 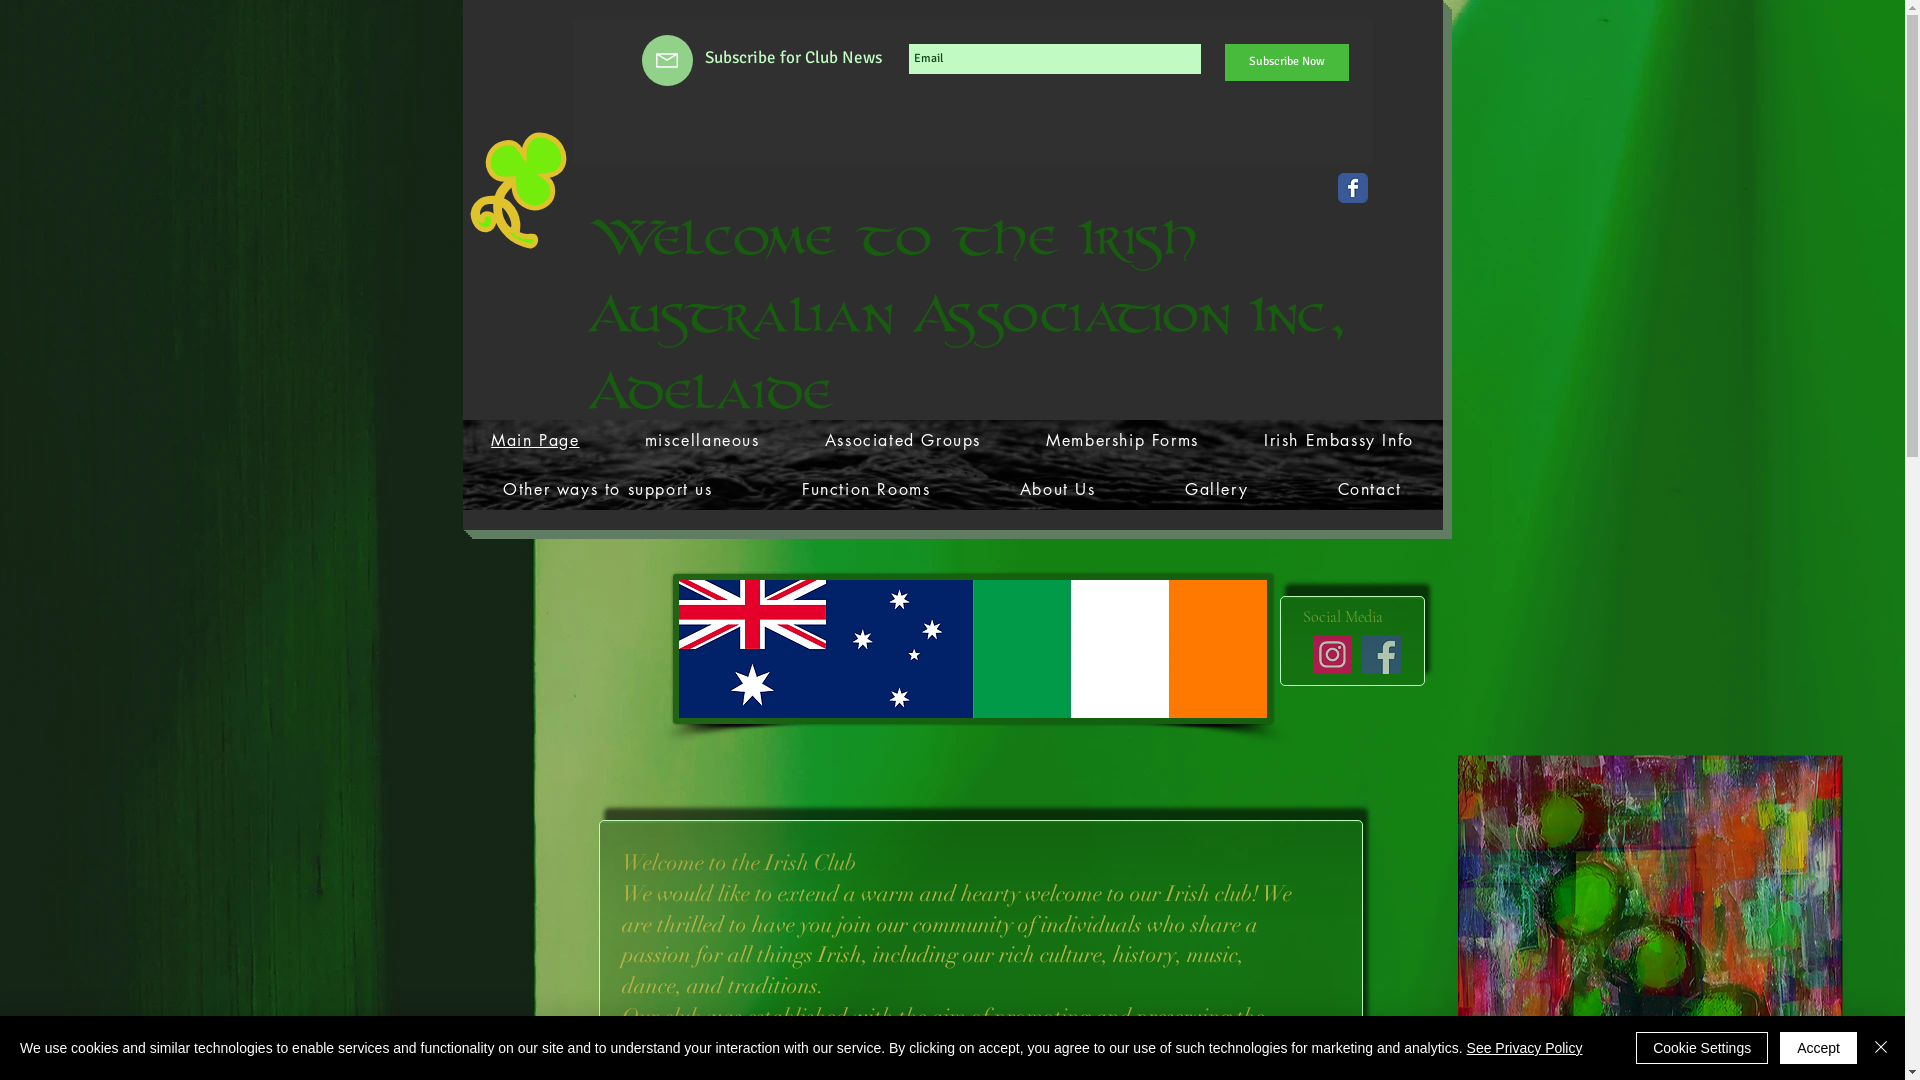 What do you see at coordinates (1701, 1047) in the screenshot?
I see `'Cookie Settings'` at bounding box center [1701, 1047].